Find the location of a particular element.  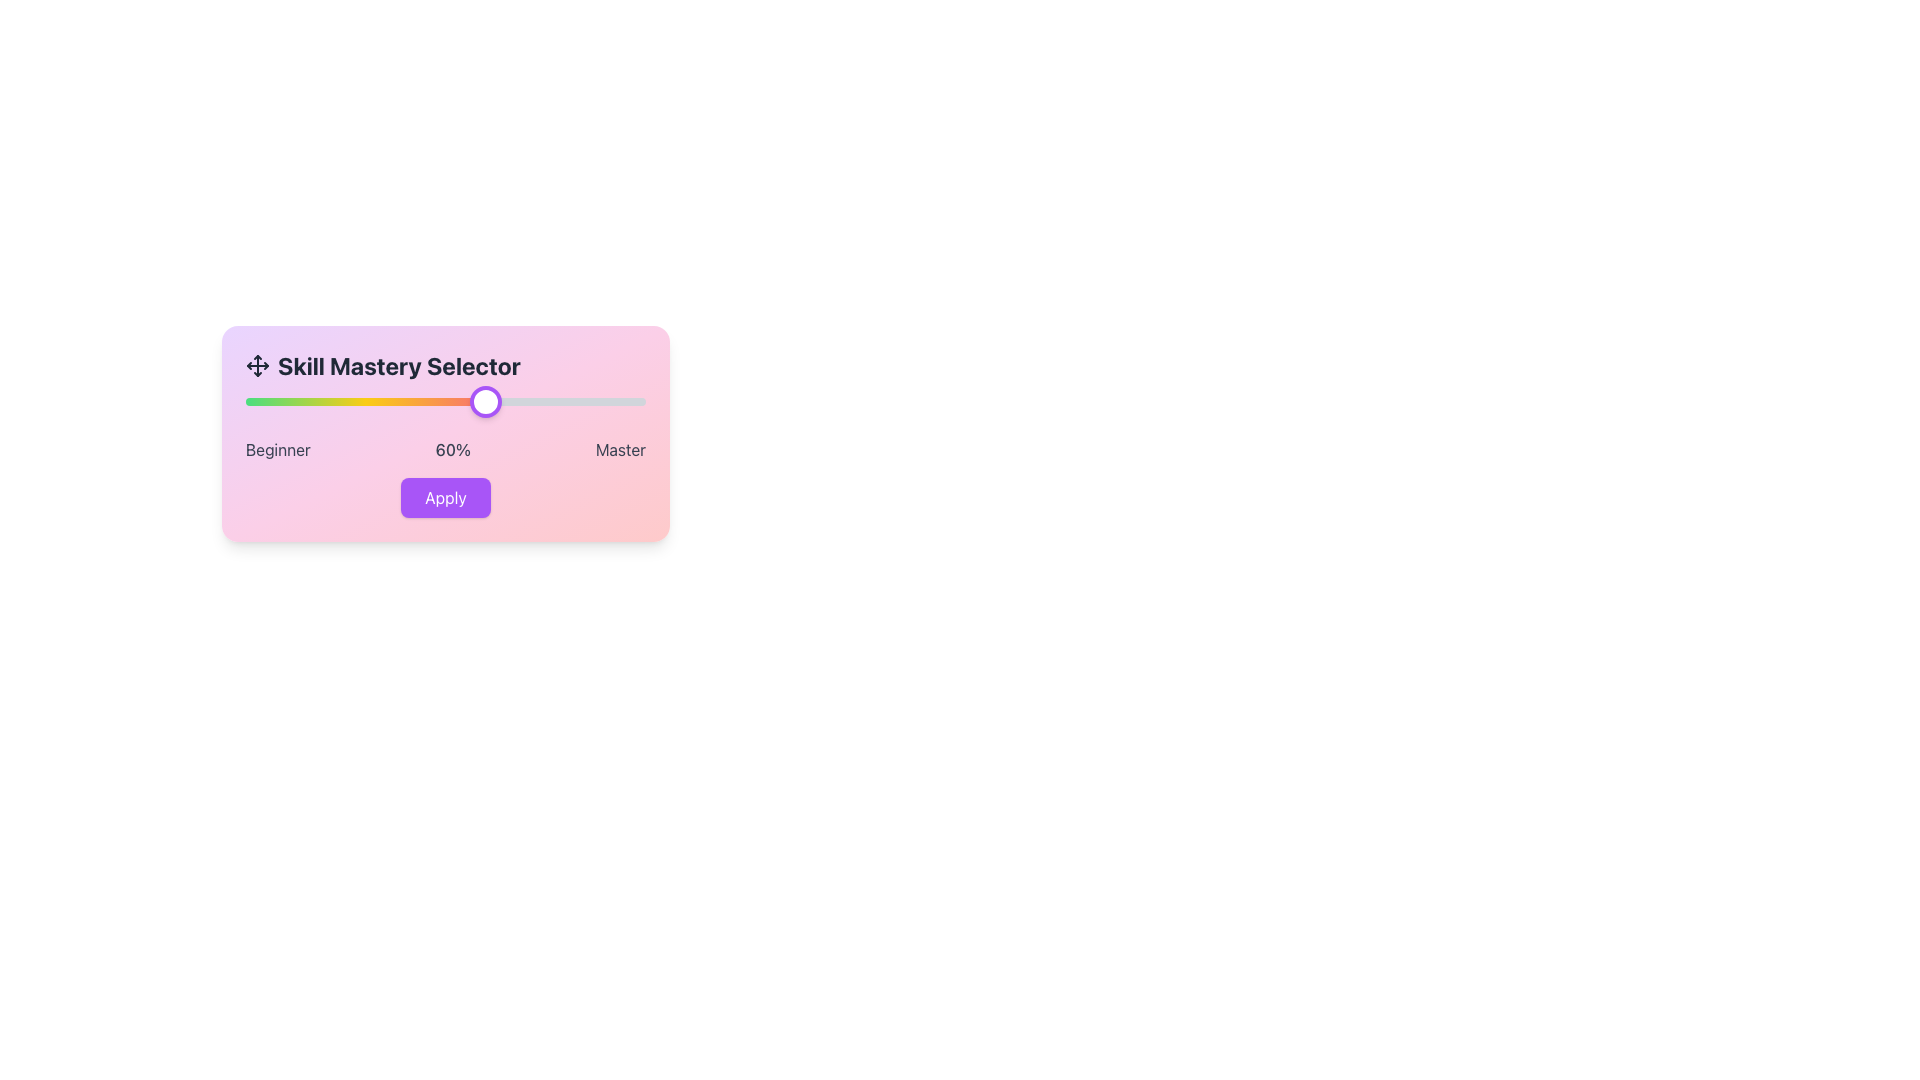

the slider position is located at coordinates (461, 401).